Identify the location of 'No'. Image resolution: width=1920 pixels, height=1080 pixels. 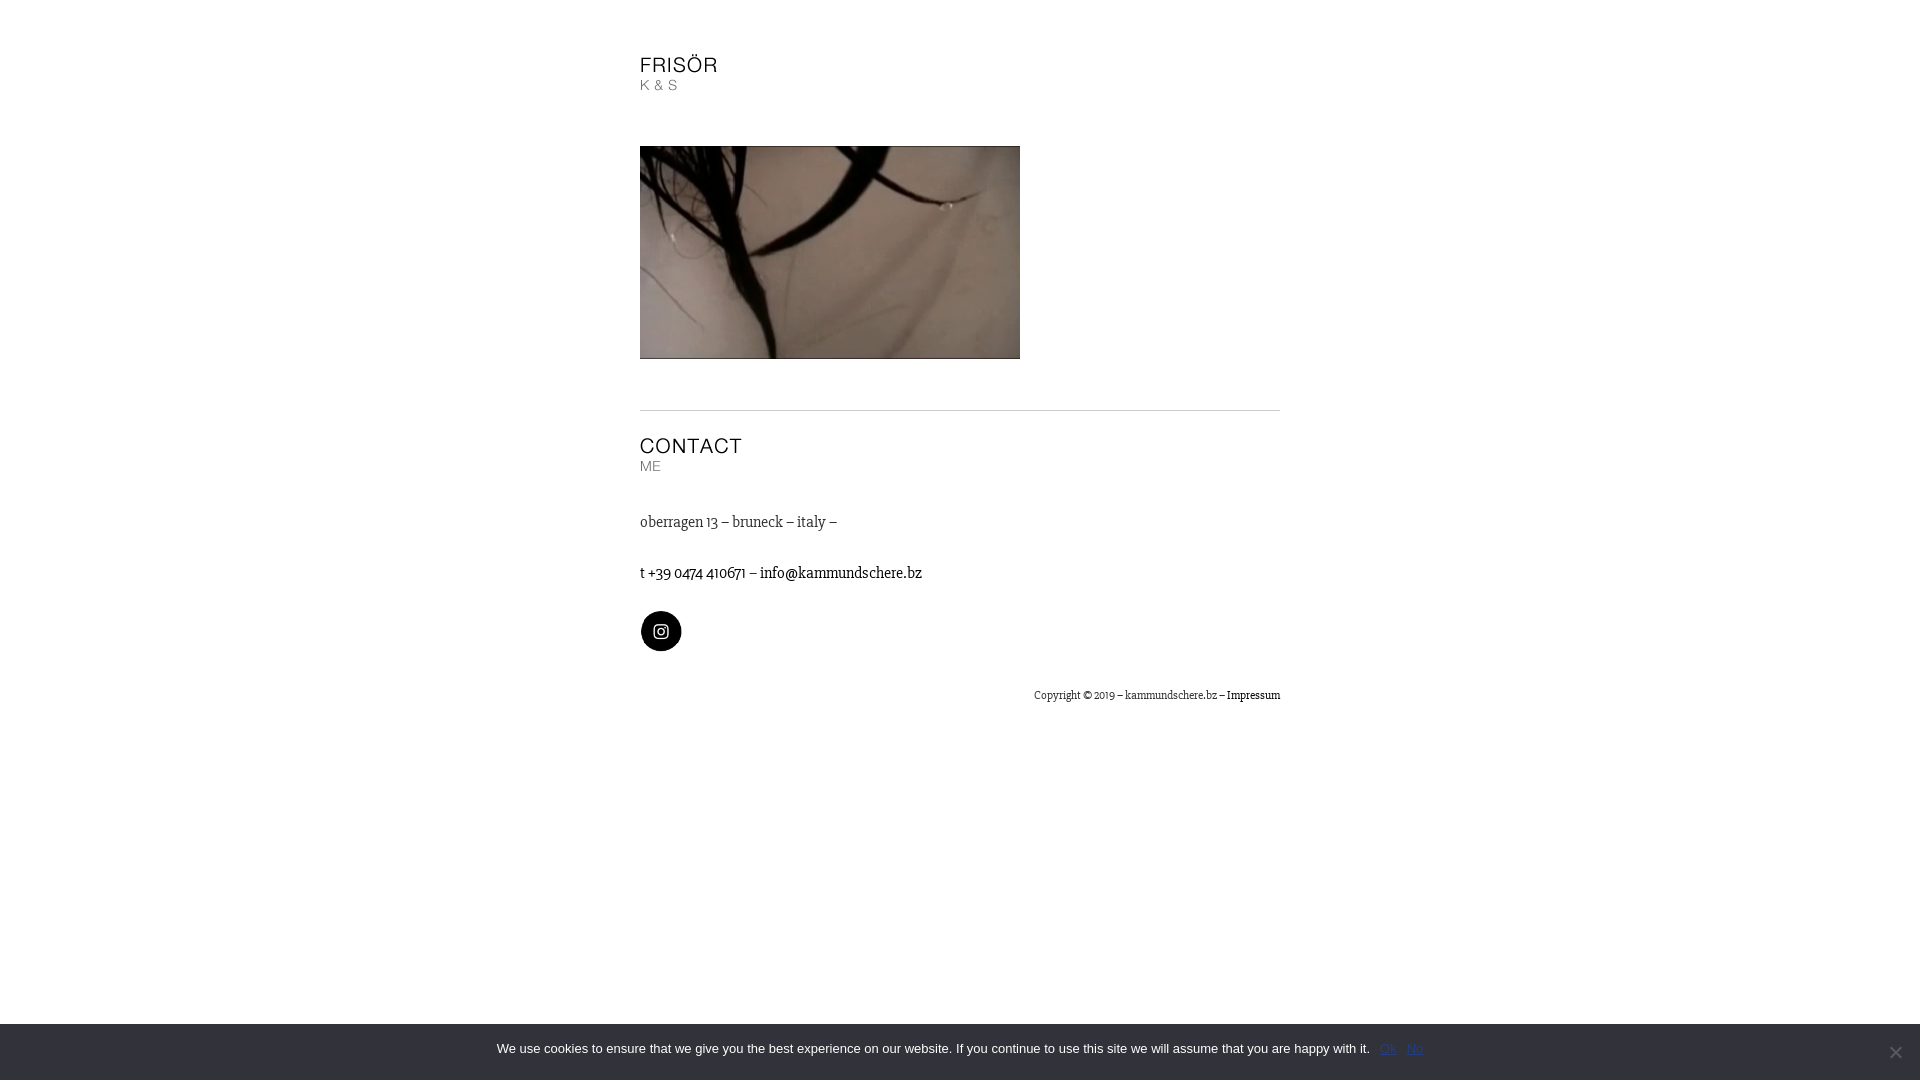
(1894, 1051).